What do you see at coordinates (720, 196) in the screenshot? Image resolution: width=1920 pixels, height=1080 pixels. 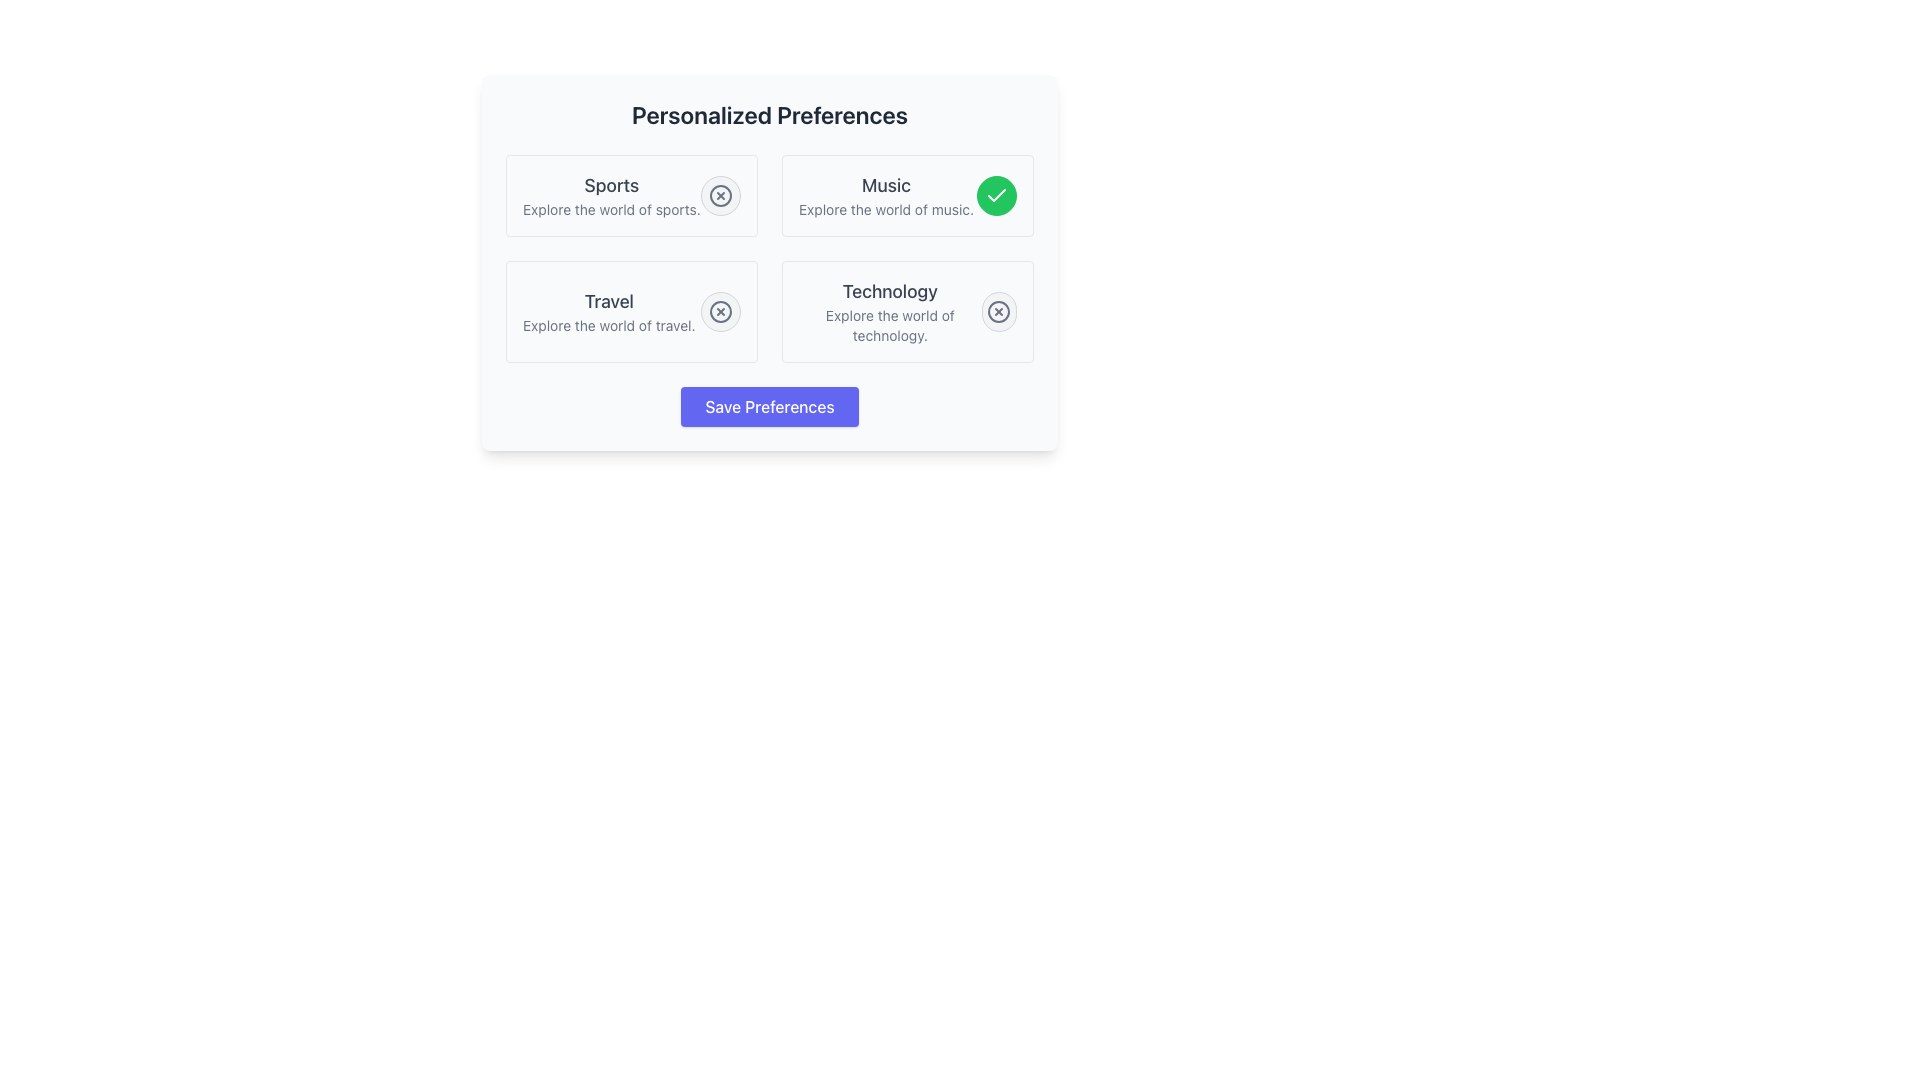 I see `the deselection indicator in the top right corner of the 'Sports' option box` at bounding box center [720, 196].